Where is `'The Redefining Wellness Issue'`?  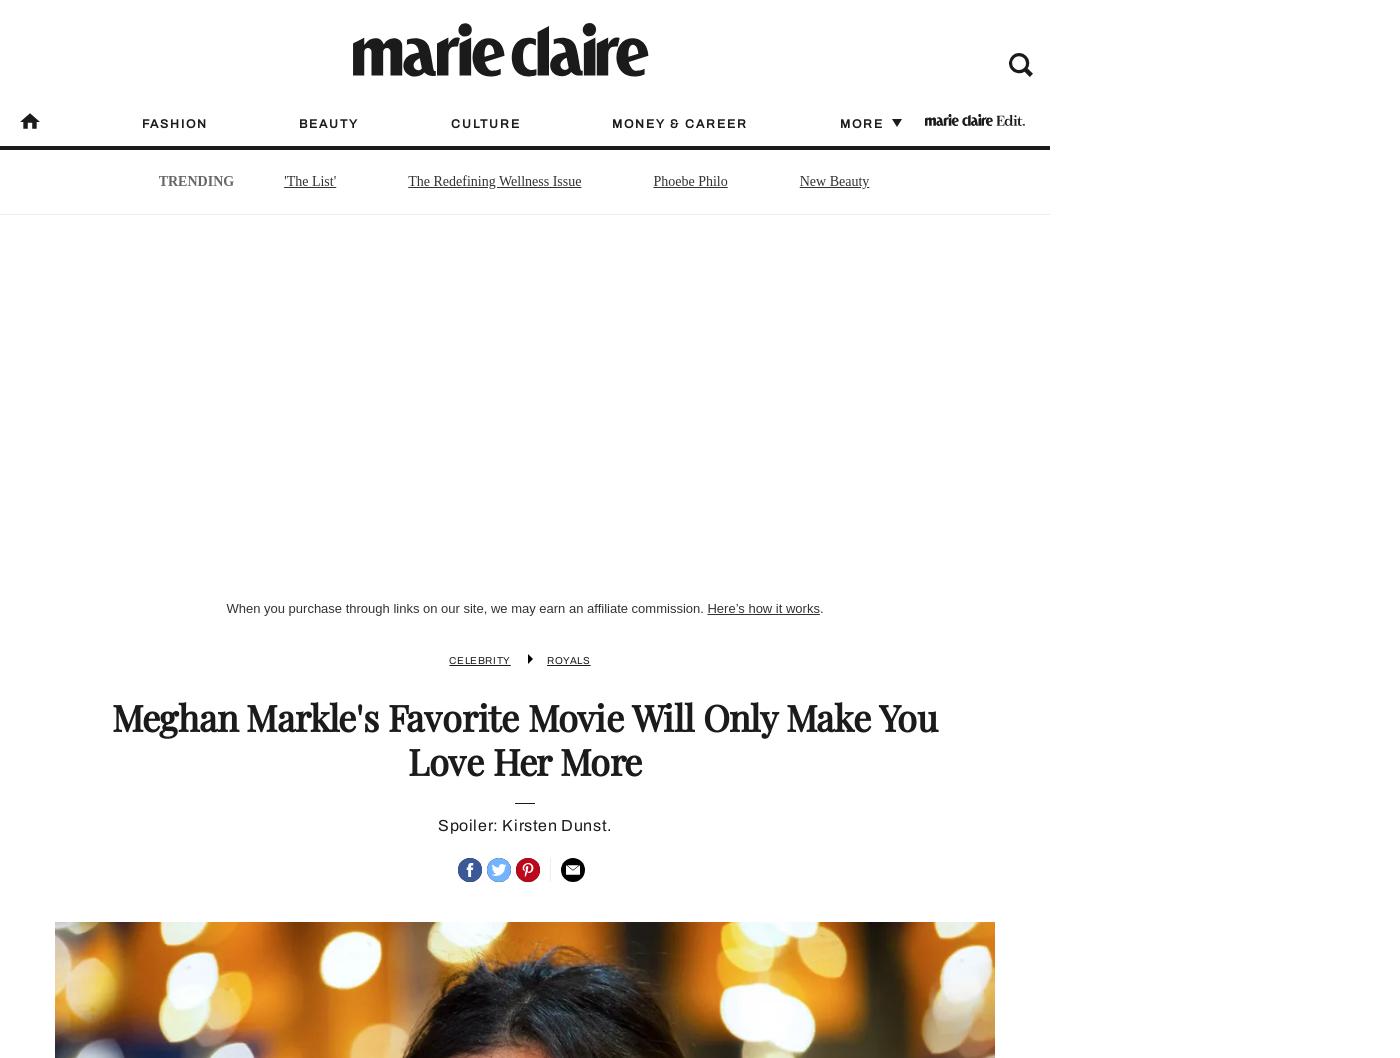
'The Redefining Wellness Issue' is located at coordinates (494, 181).